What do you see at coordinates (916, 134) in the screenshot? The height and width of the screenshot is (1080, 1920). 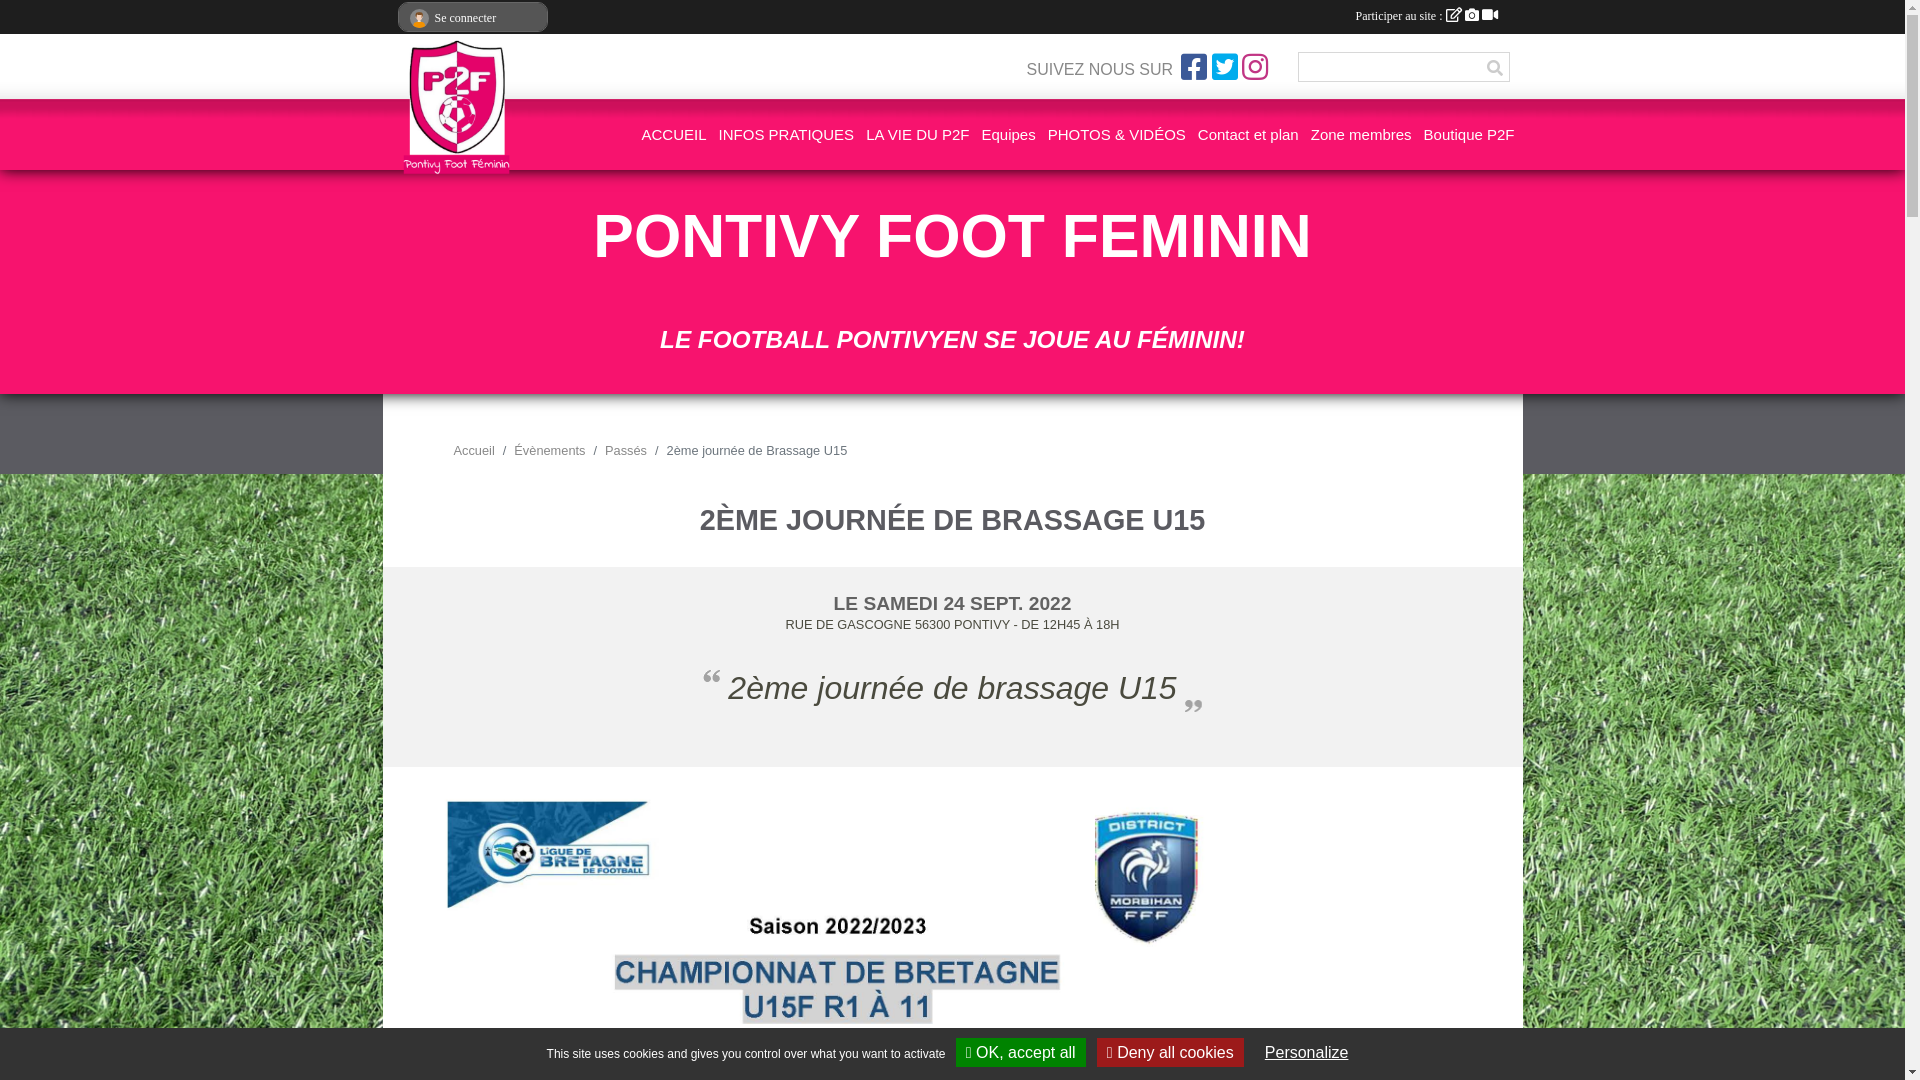 I see `'LA VIE DU P2F'` at bounding box center [916, 134].